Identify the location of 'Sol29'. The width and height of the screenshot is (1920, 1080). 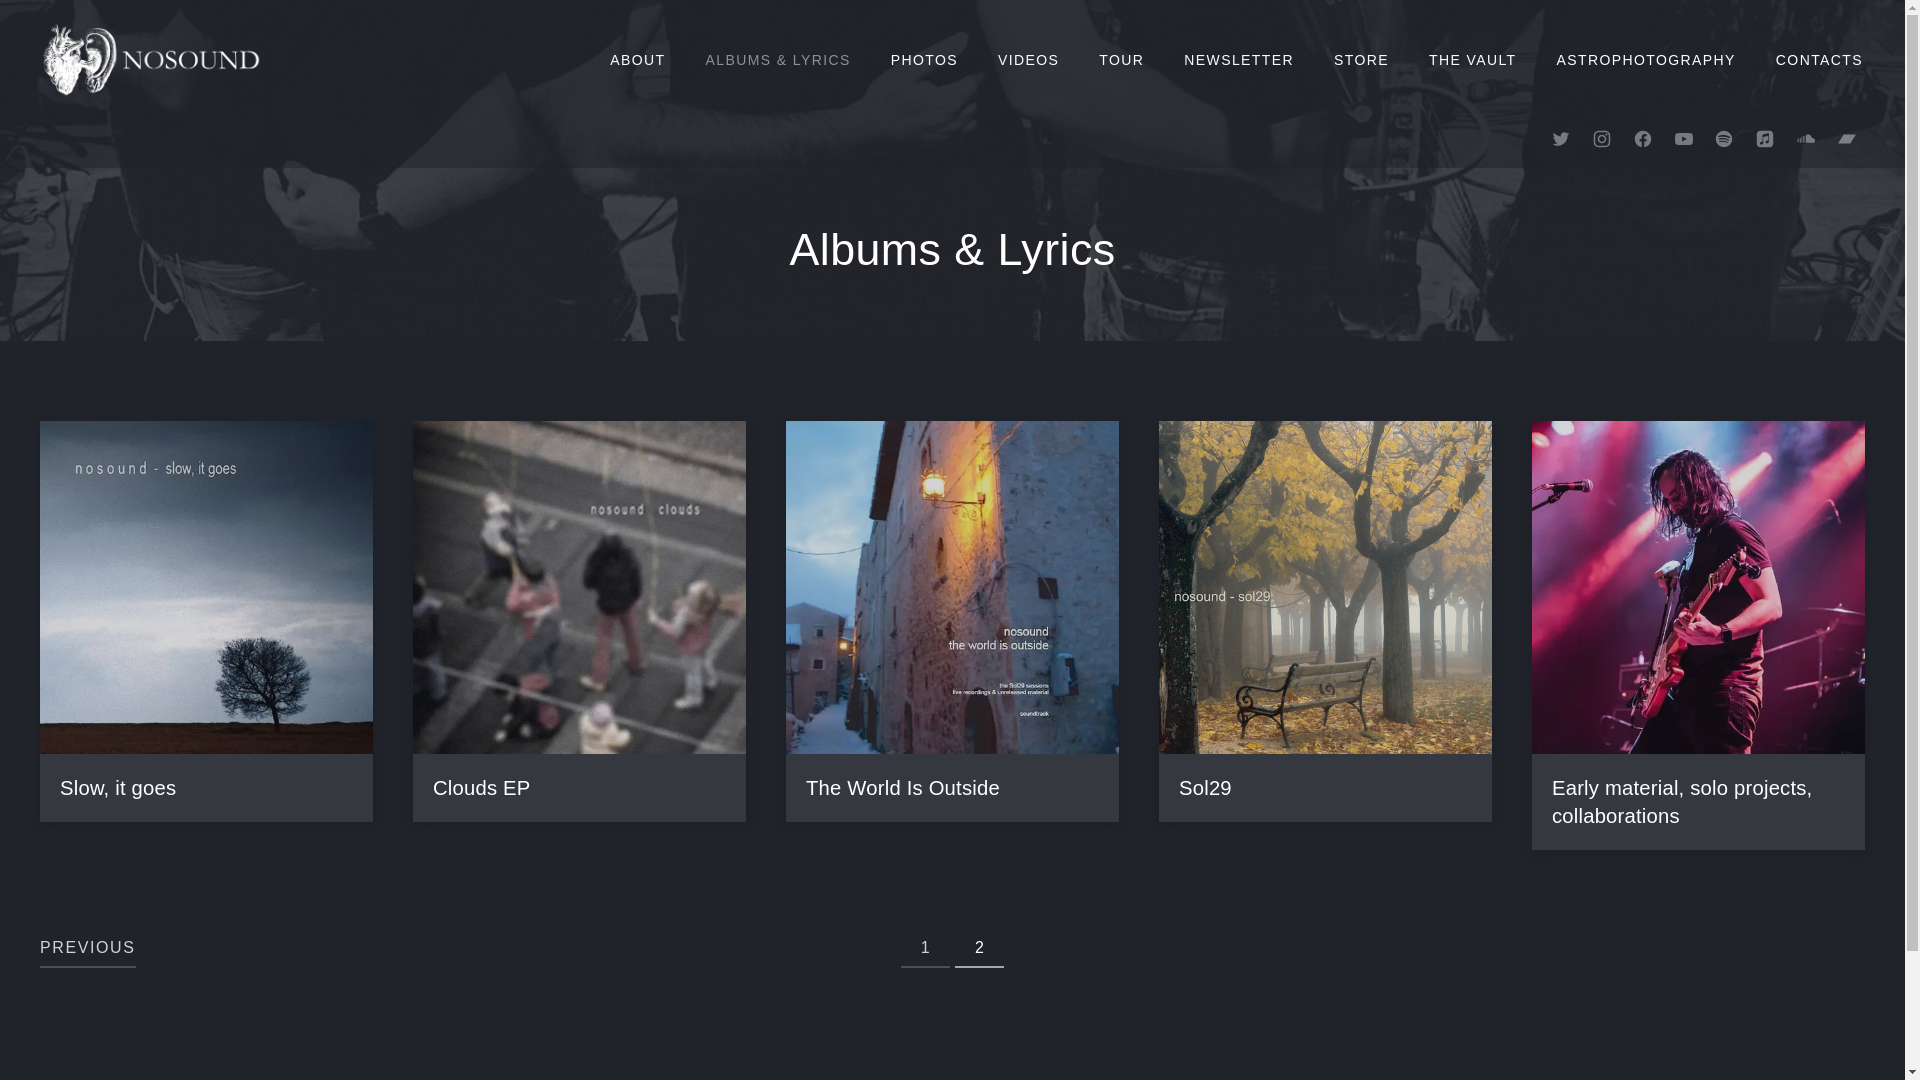
(1179, 788).